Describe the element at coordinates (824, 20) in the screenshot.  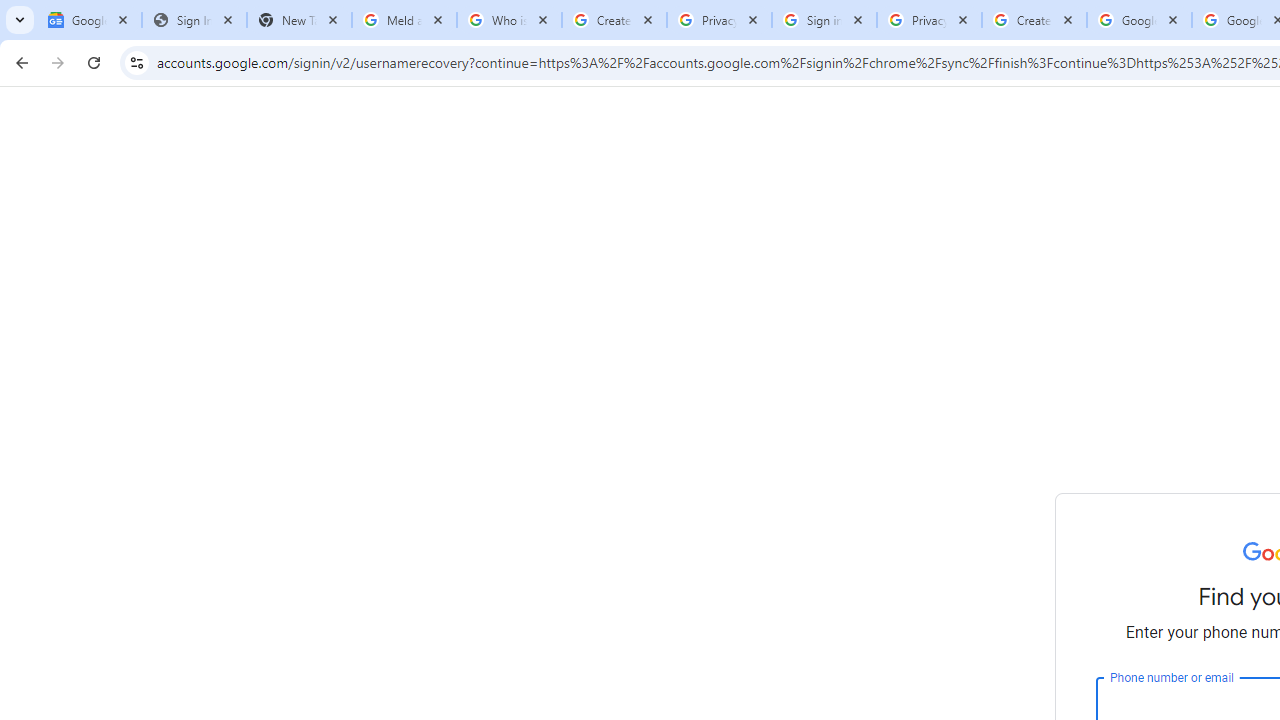
I see `'Sign in - Google Accounts'` at that location.